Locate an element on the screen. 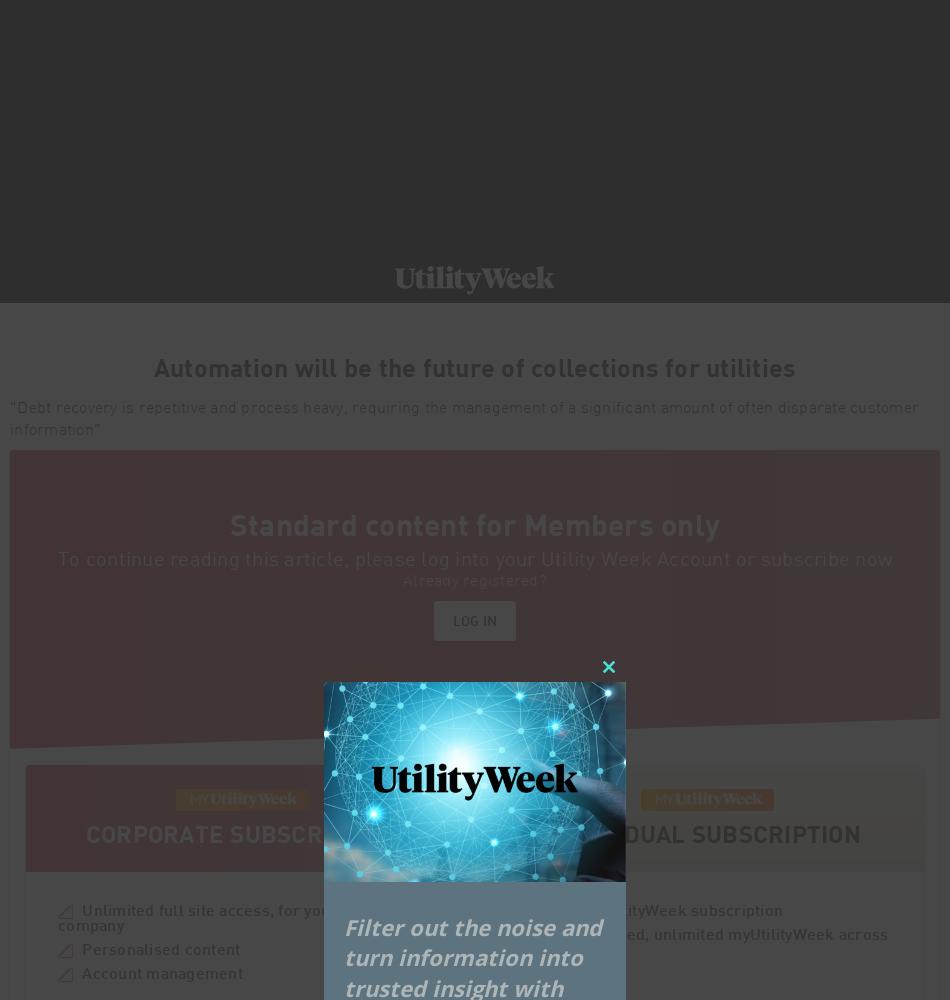  'Unlimited full site access, for your entire company' is located at coordinates (222, 920).